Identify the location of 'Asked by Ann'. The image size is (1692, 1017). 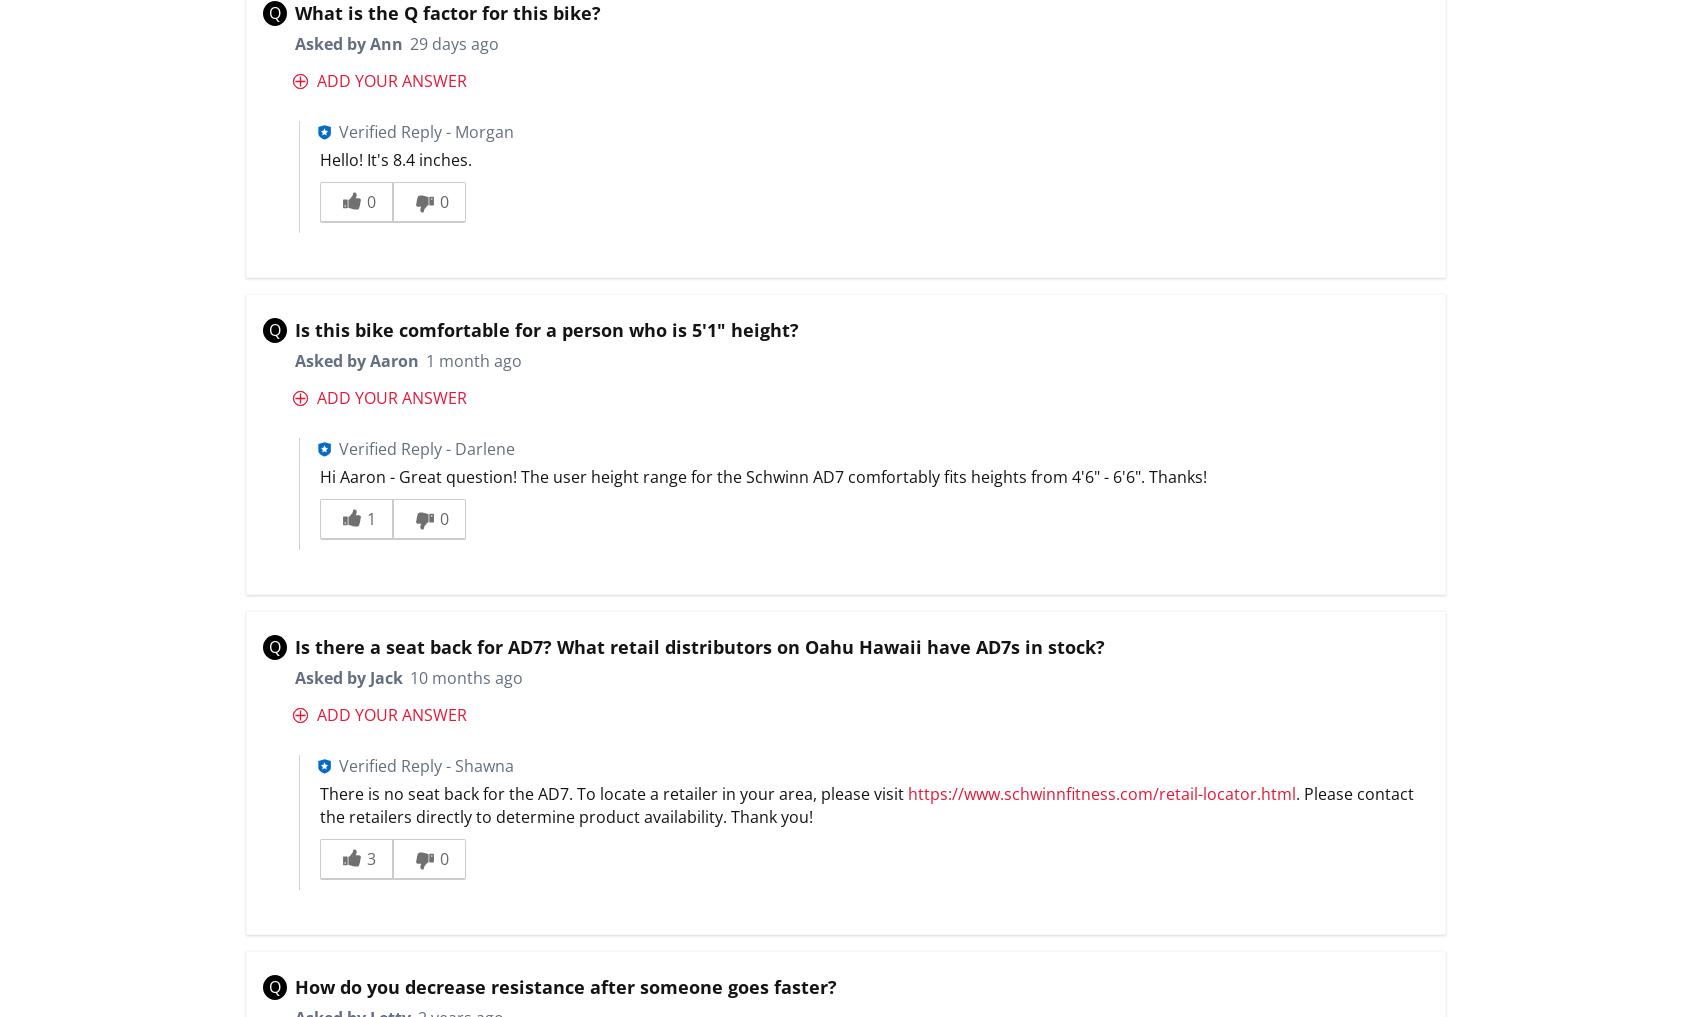
(348, 43).